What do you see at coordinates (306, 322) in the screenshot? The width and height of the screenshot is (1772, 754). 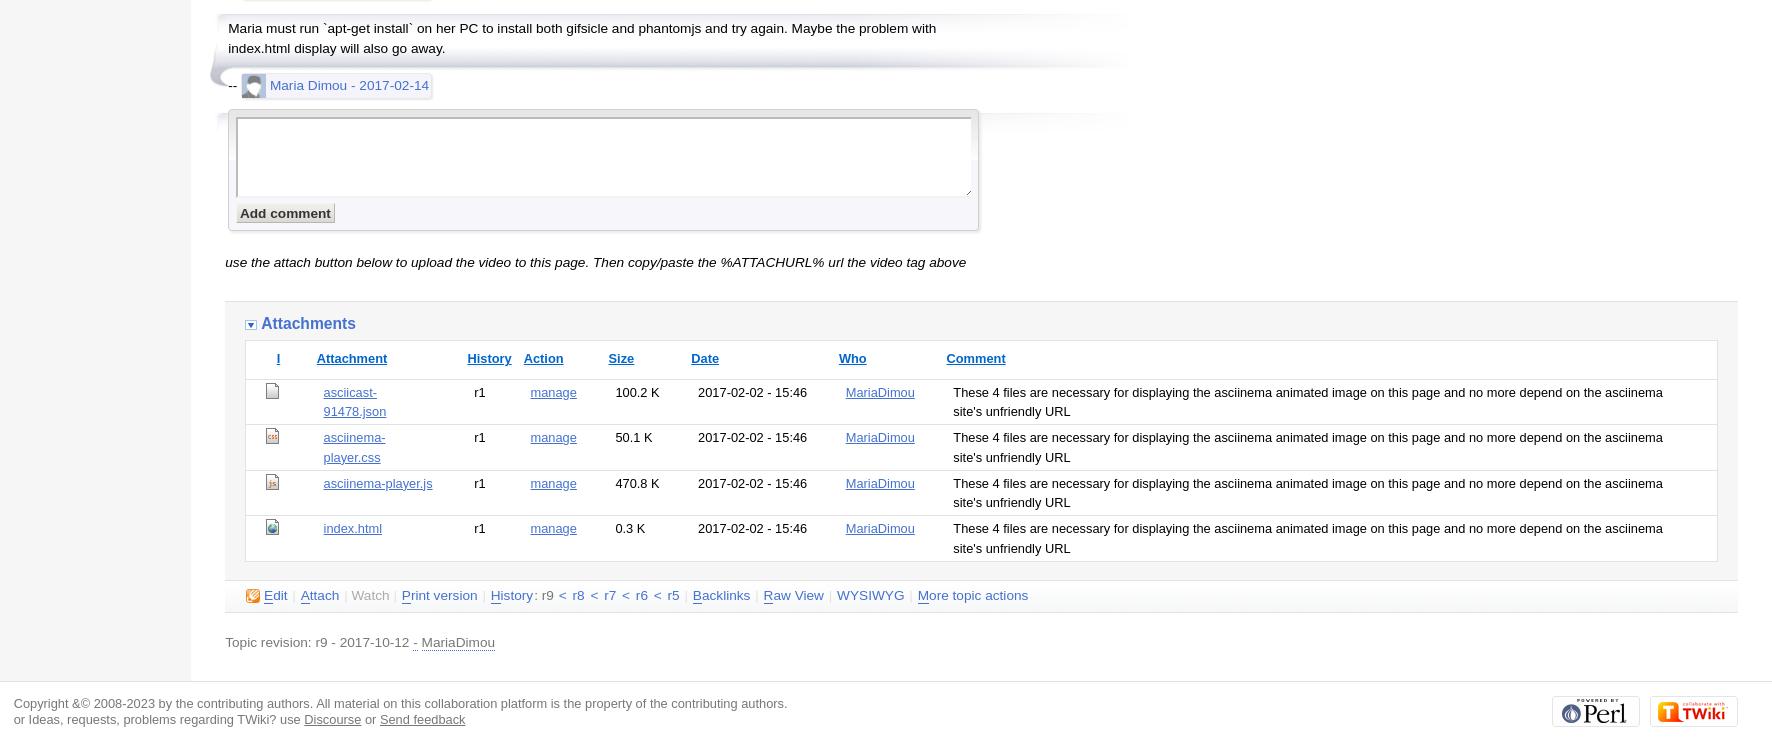 I see `'Attachments'` at bounding box center [306, 322].